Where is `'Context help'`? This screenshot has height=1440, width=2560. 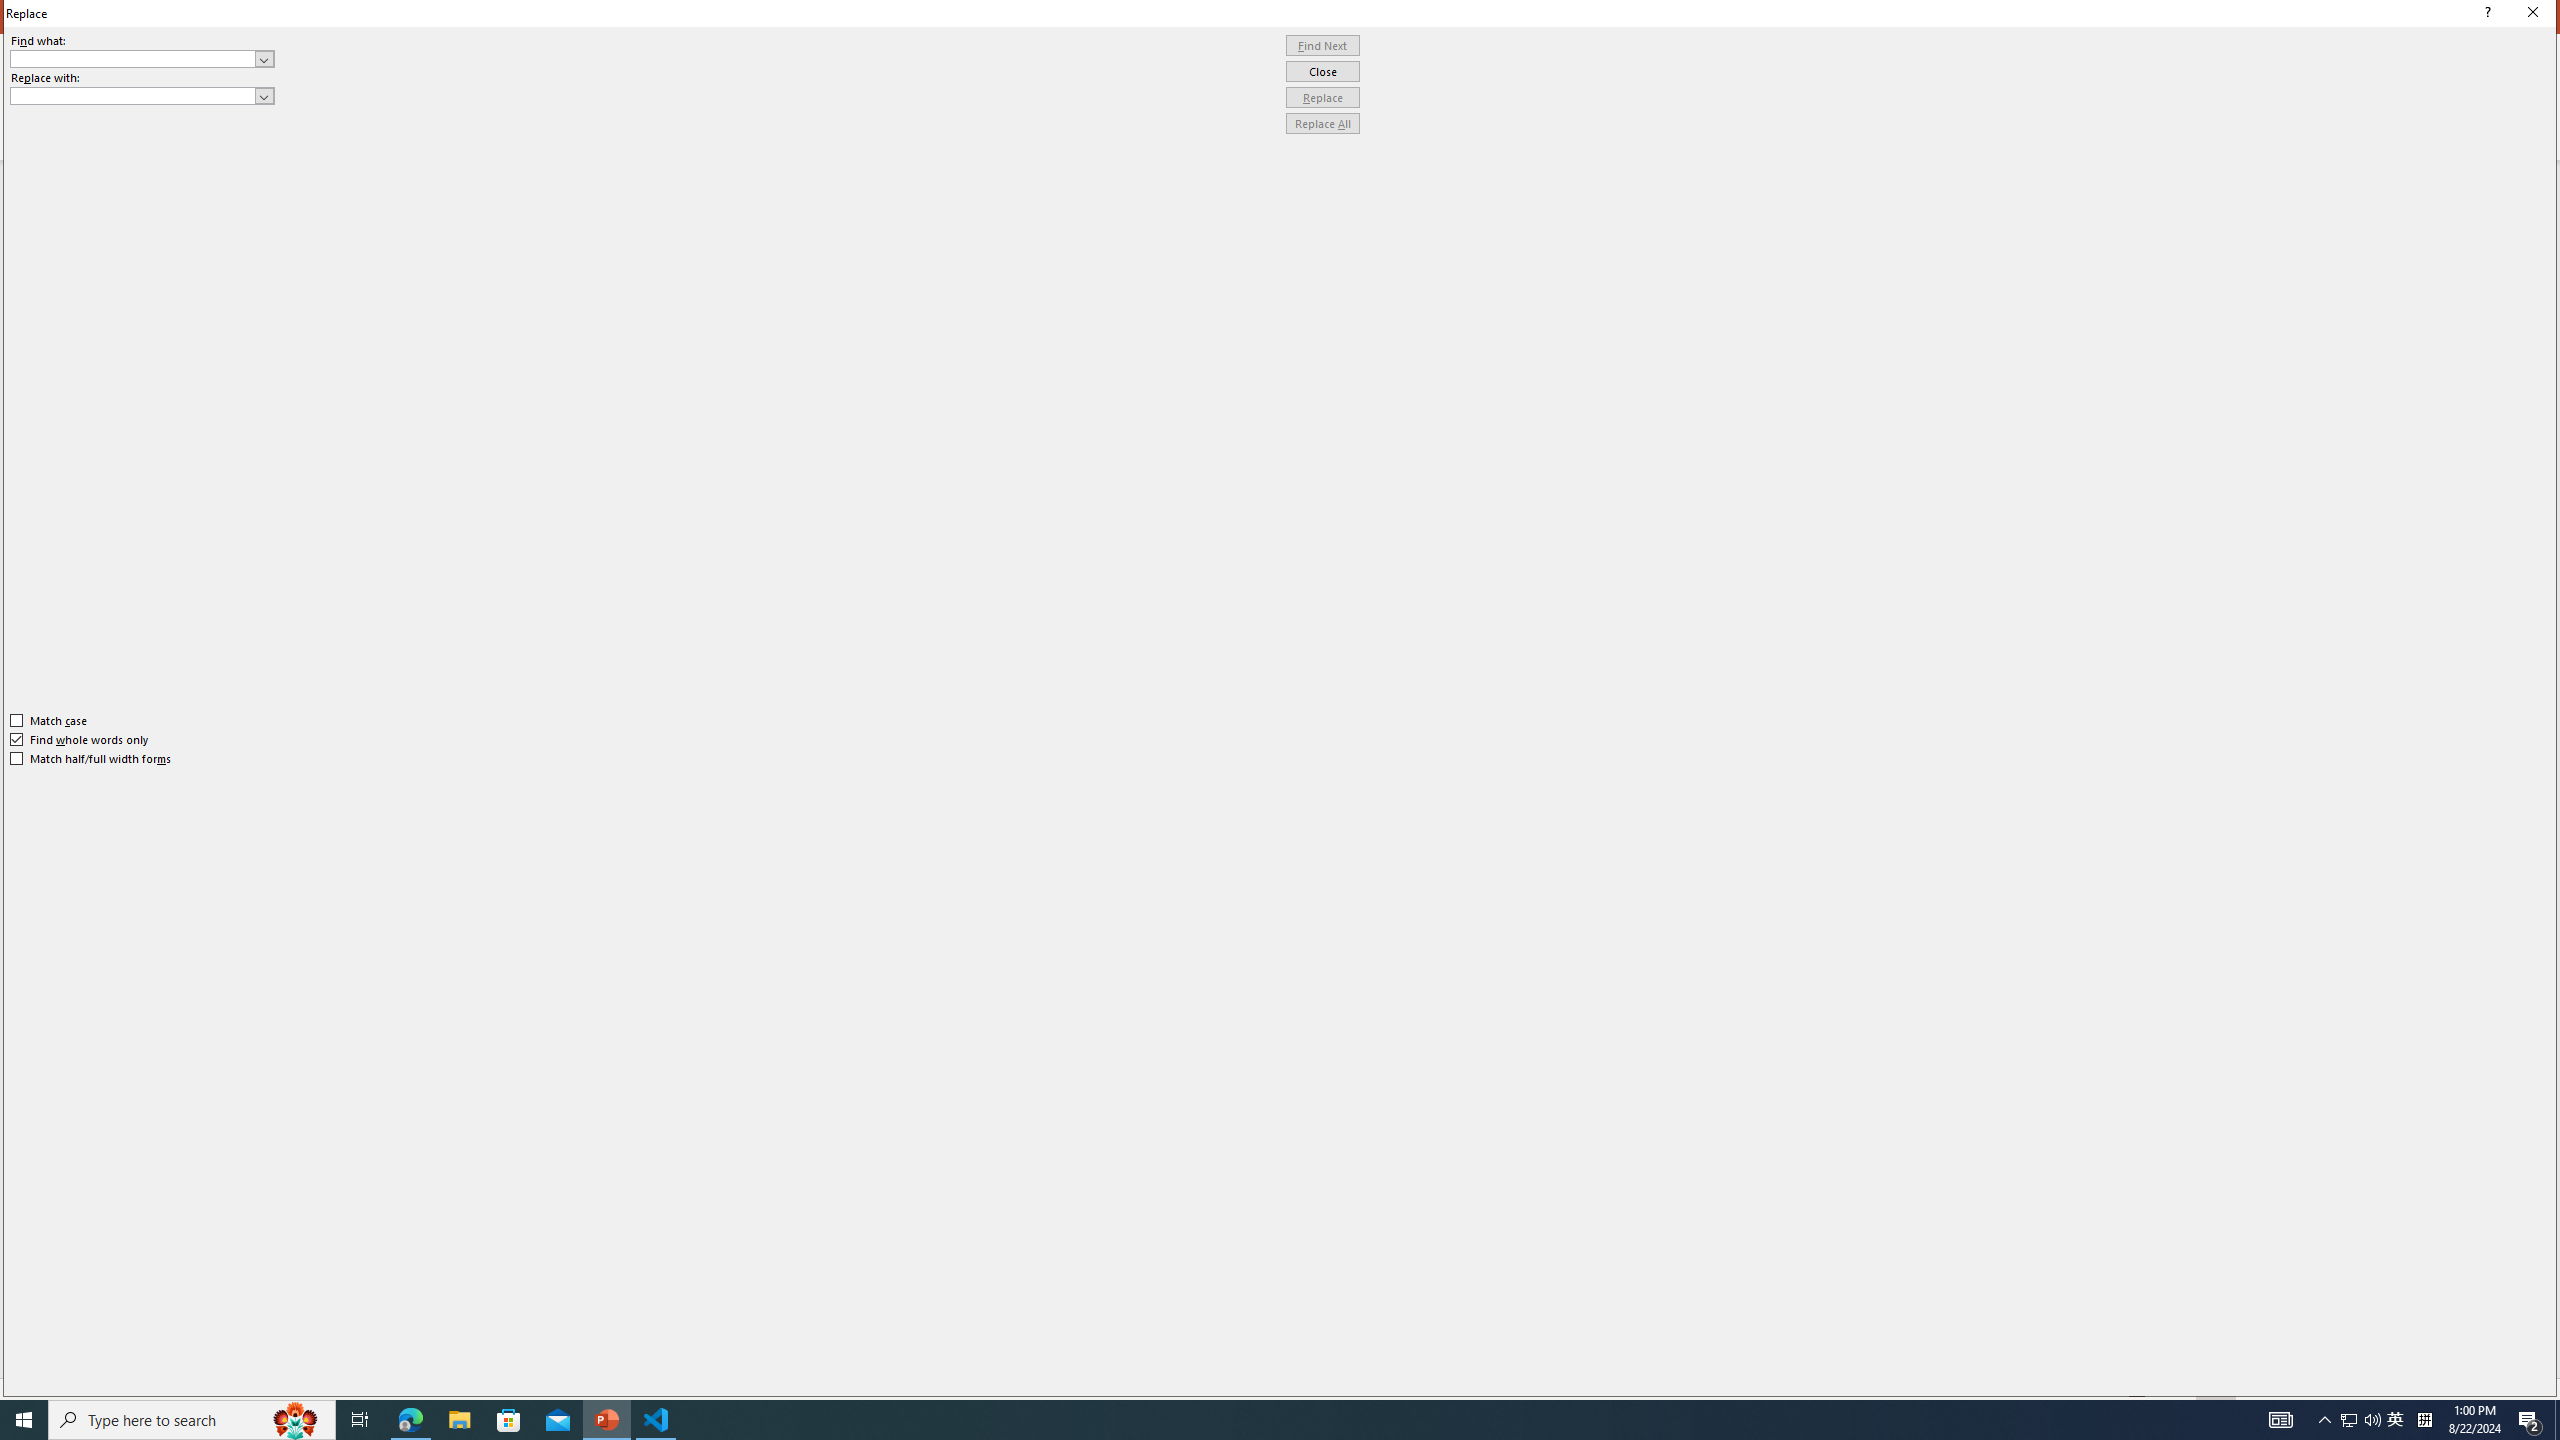
'Context help' is located at coordinates (2484, 15).